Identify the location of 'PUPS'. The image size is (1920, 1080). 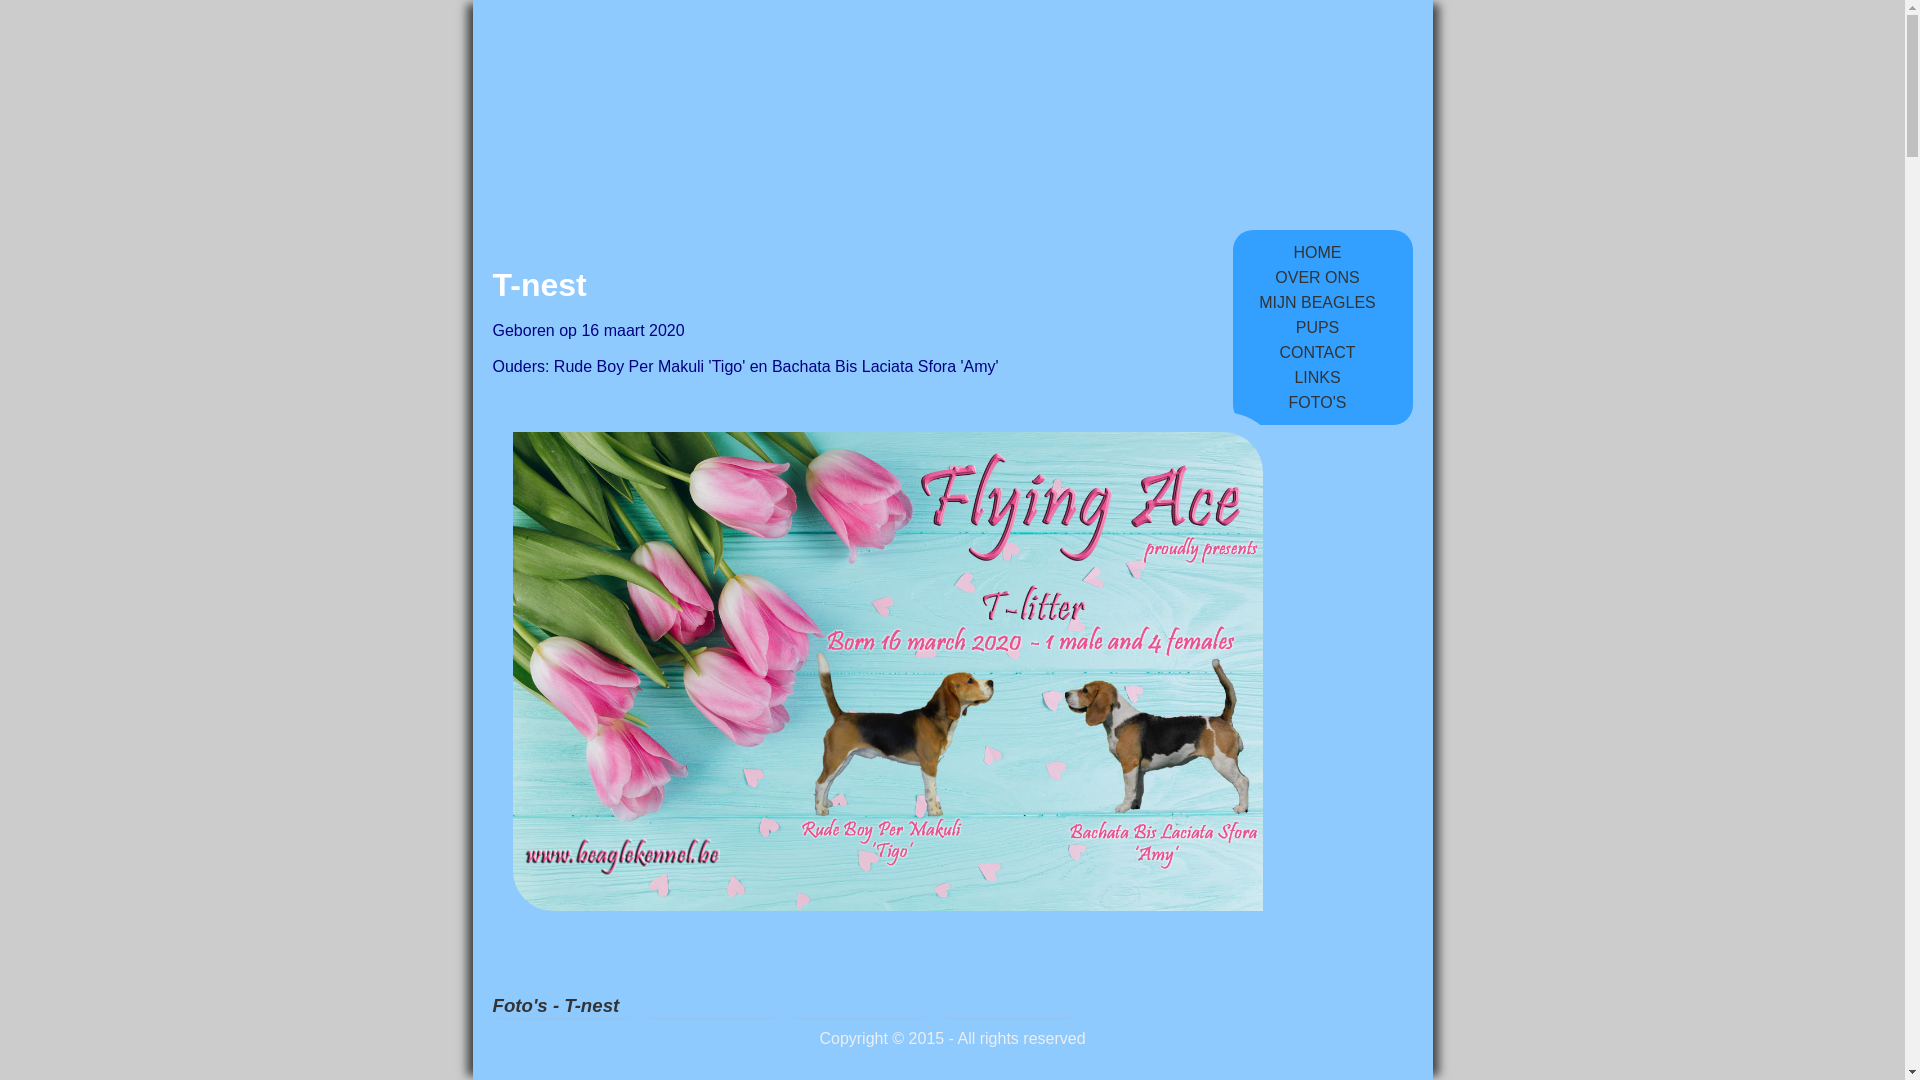
(1316, 326).